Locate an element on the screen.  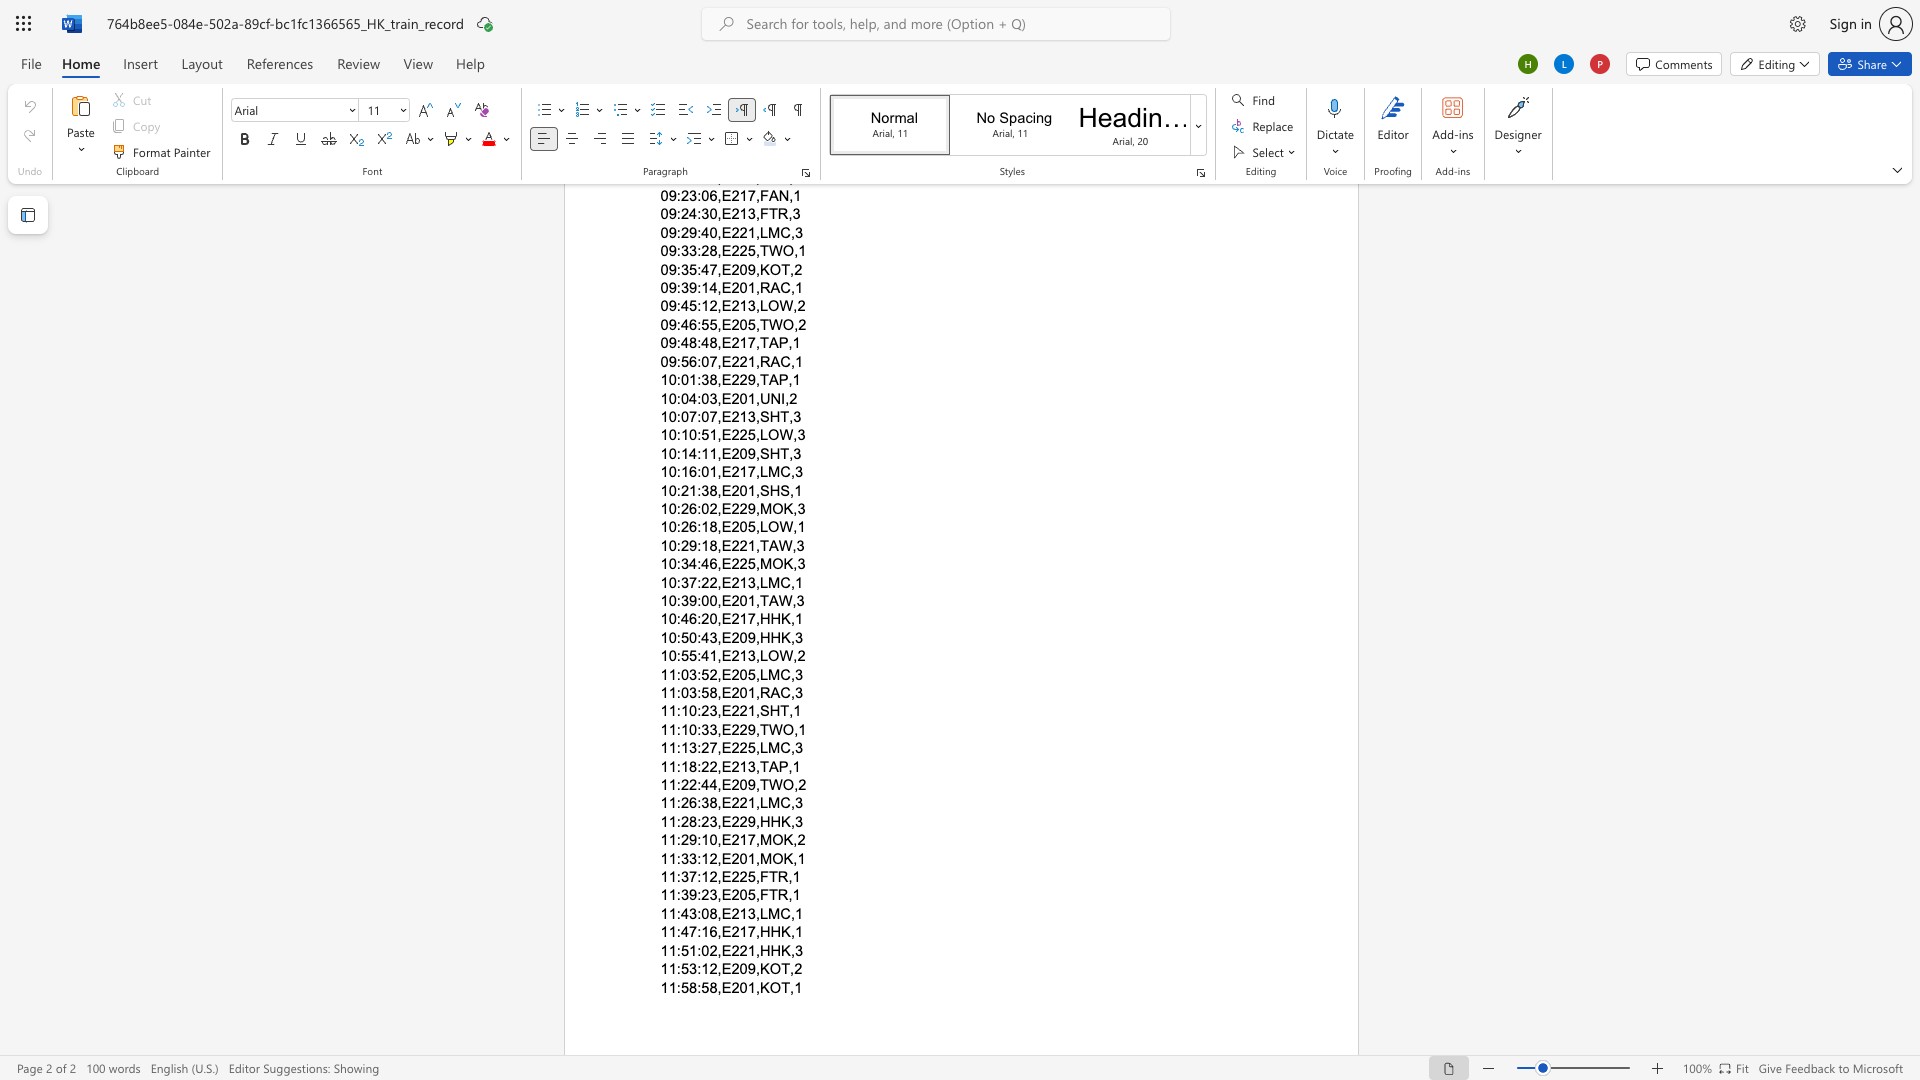
the subset text ",1" within the text "11:37:12,E225,FTR,1" is located at coordinates (787, 876).